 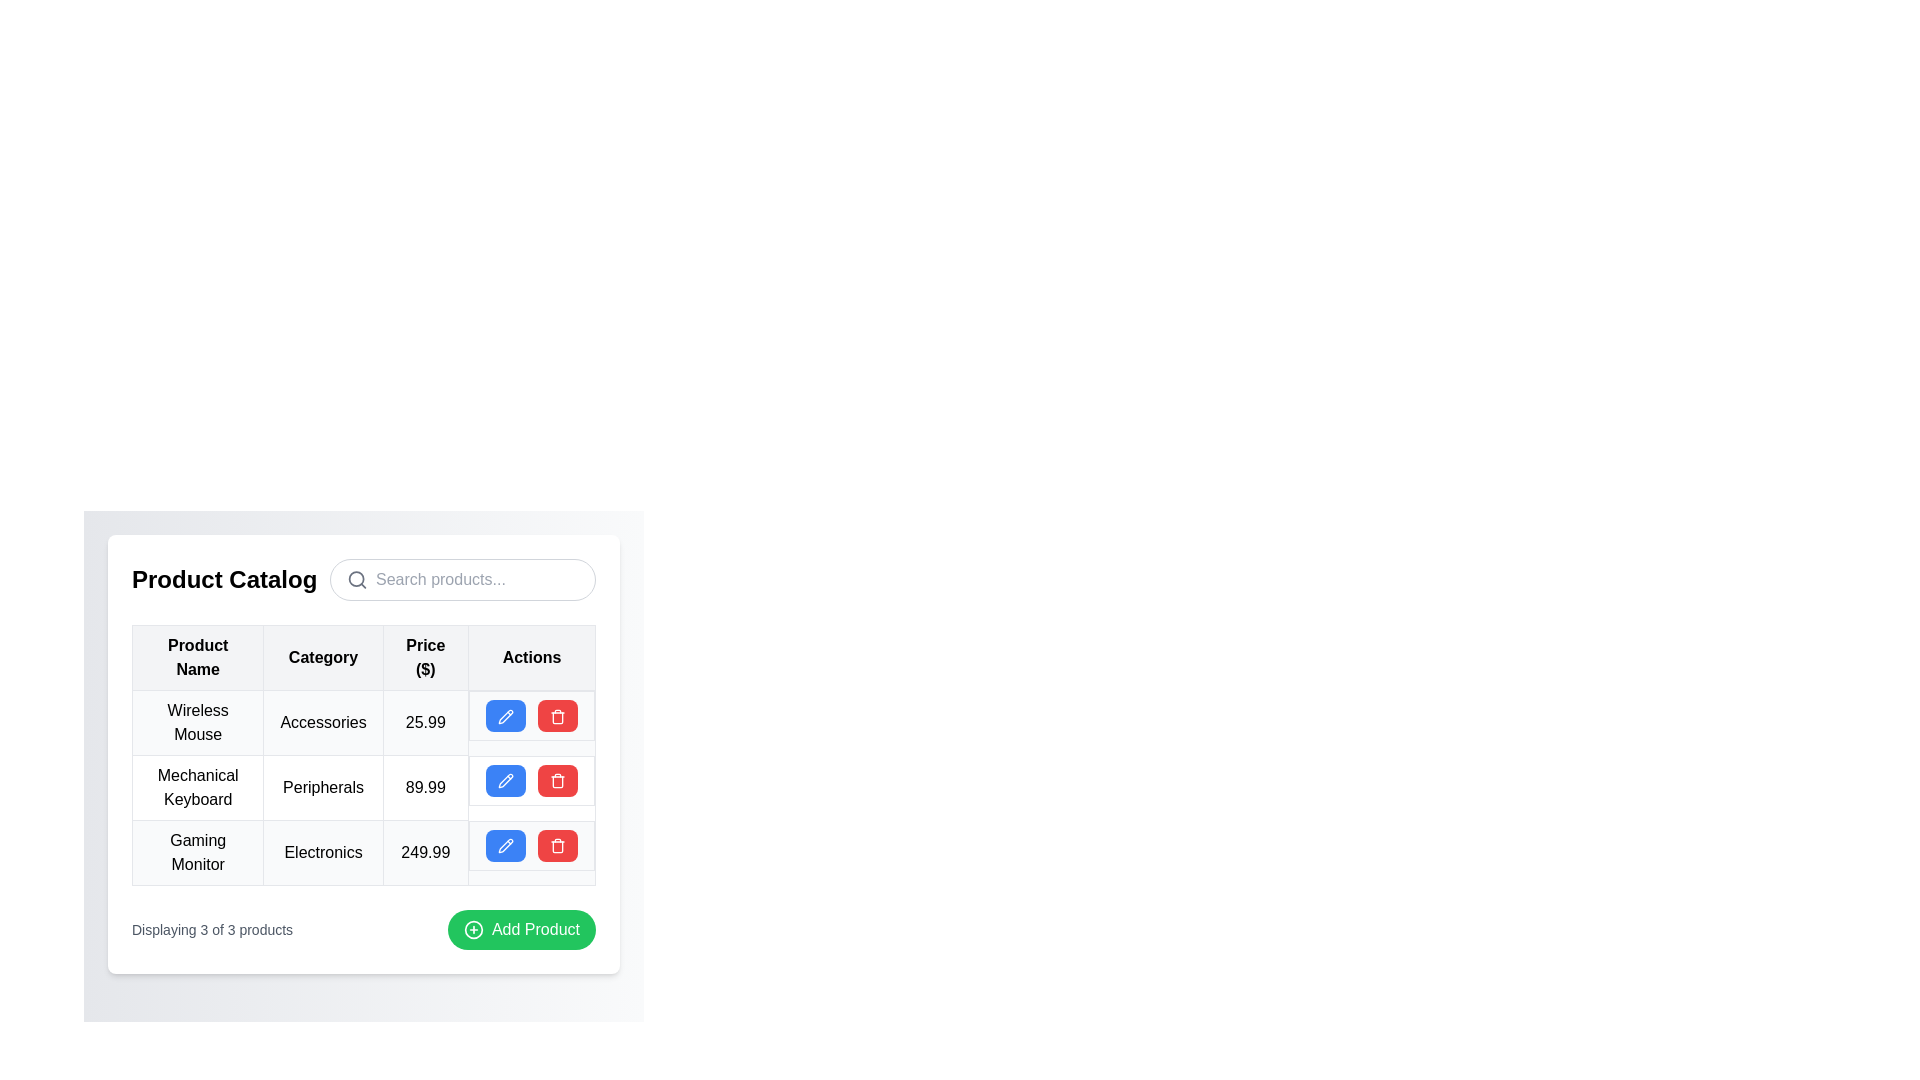 What do you see at coordinates (505, 846) in the screenshot?
I see `the pencil icon within the blue rounded button located in the 'Actions' column of the last row in a product listing table to initiate editing` at bounding box center [505, 846].